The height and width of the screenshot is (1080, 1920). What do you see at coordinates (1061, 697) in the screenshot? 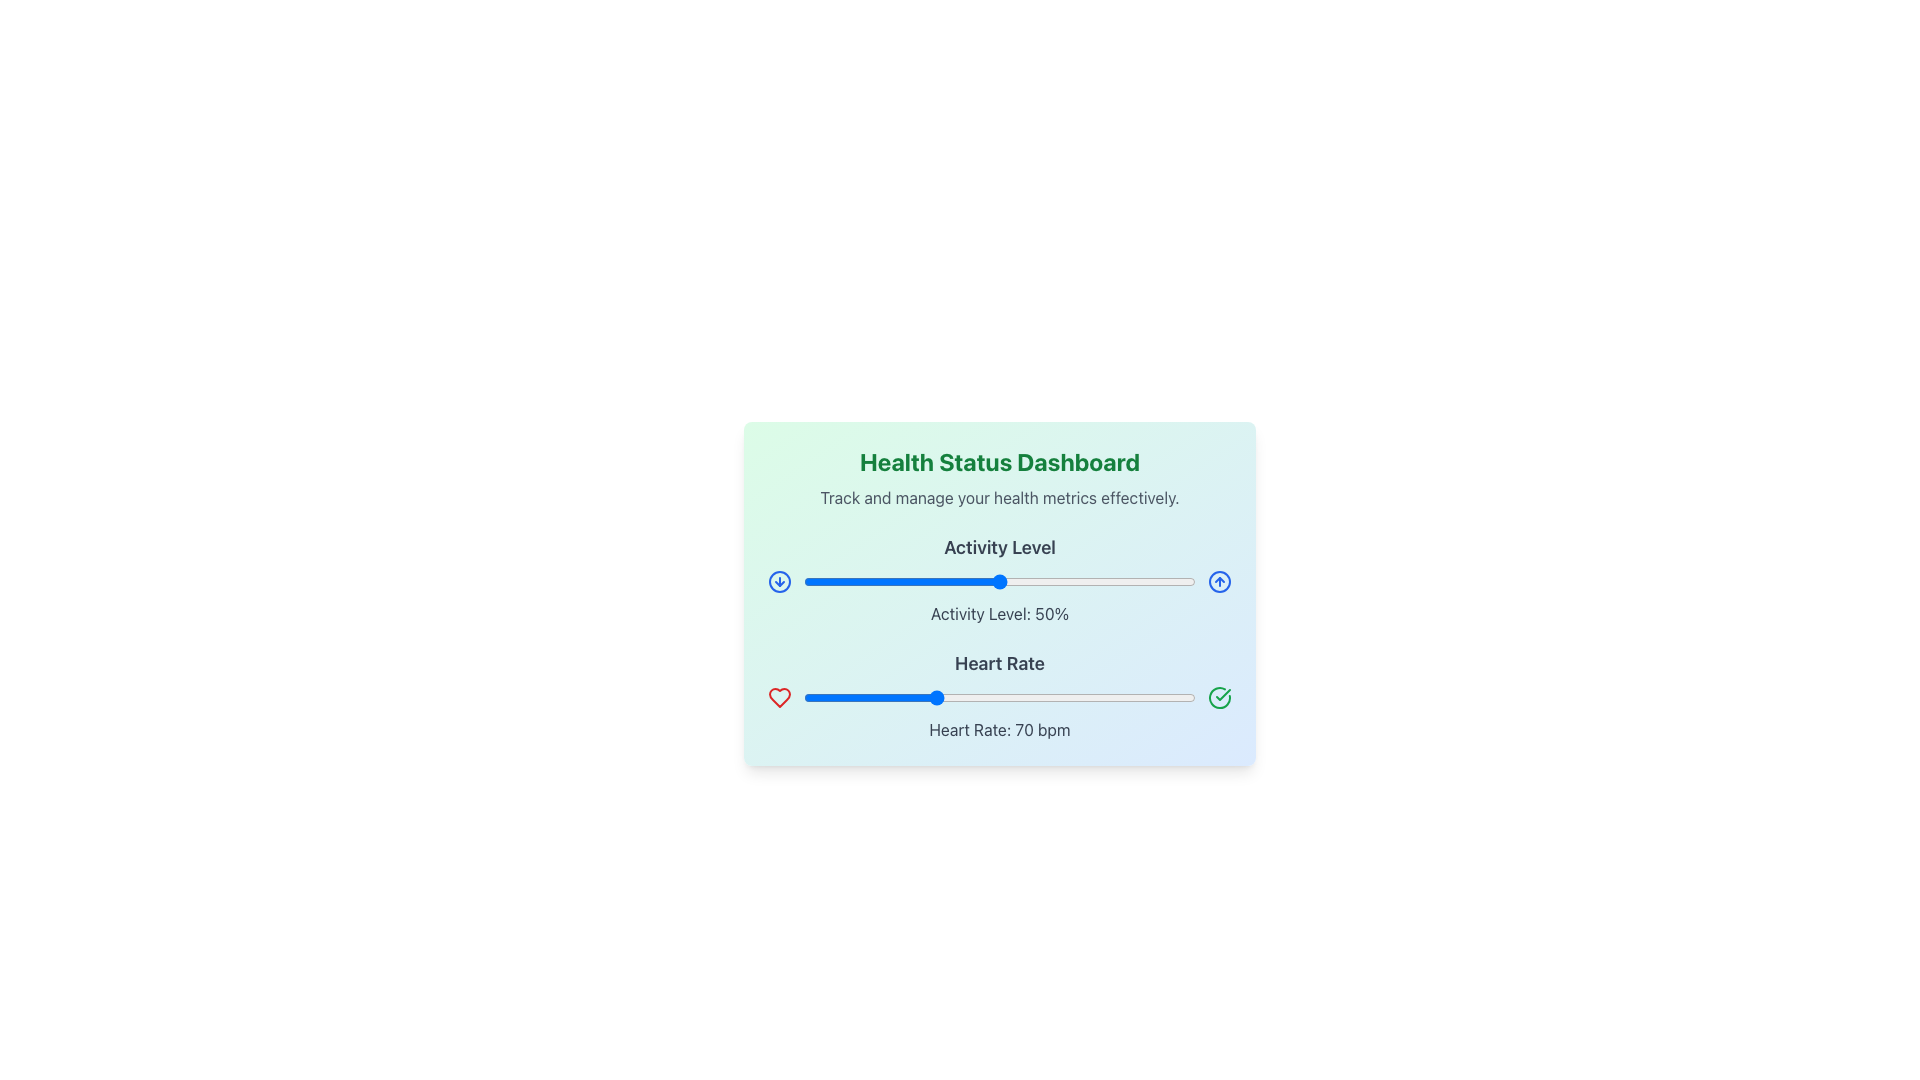
I see `heart rate` at bounding box center [1061, 697].